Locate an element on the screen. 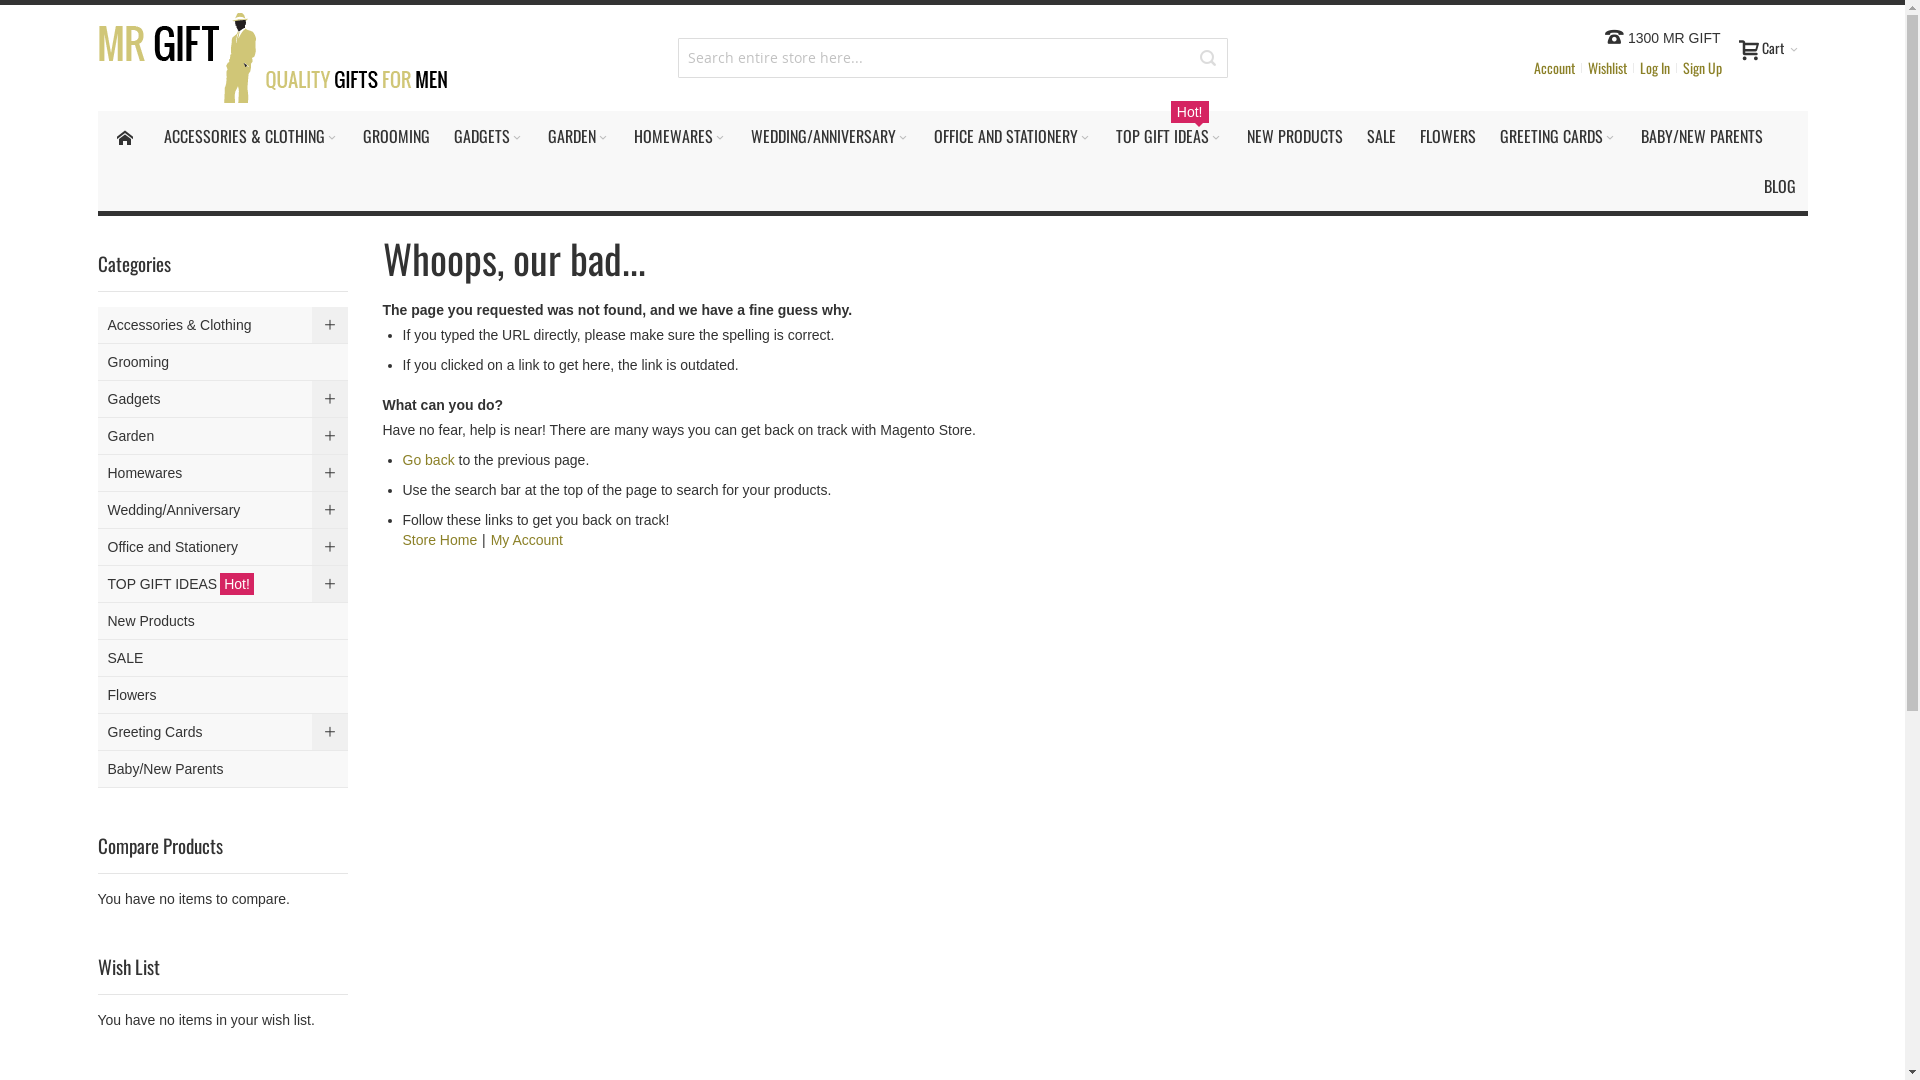 The image size is (1920, 1080). 'Store Home' is located at coordinates (438, 540).